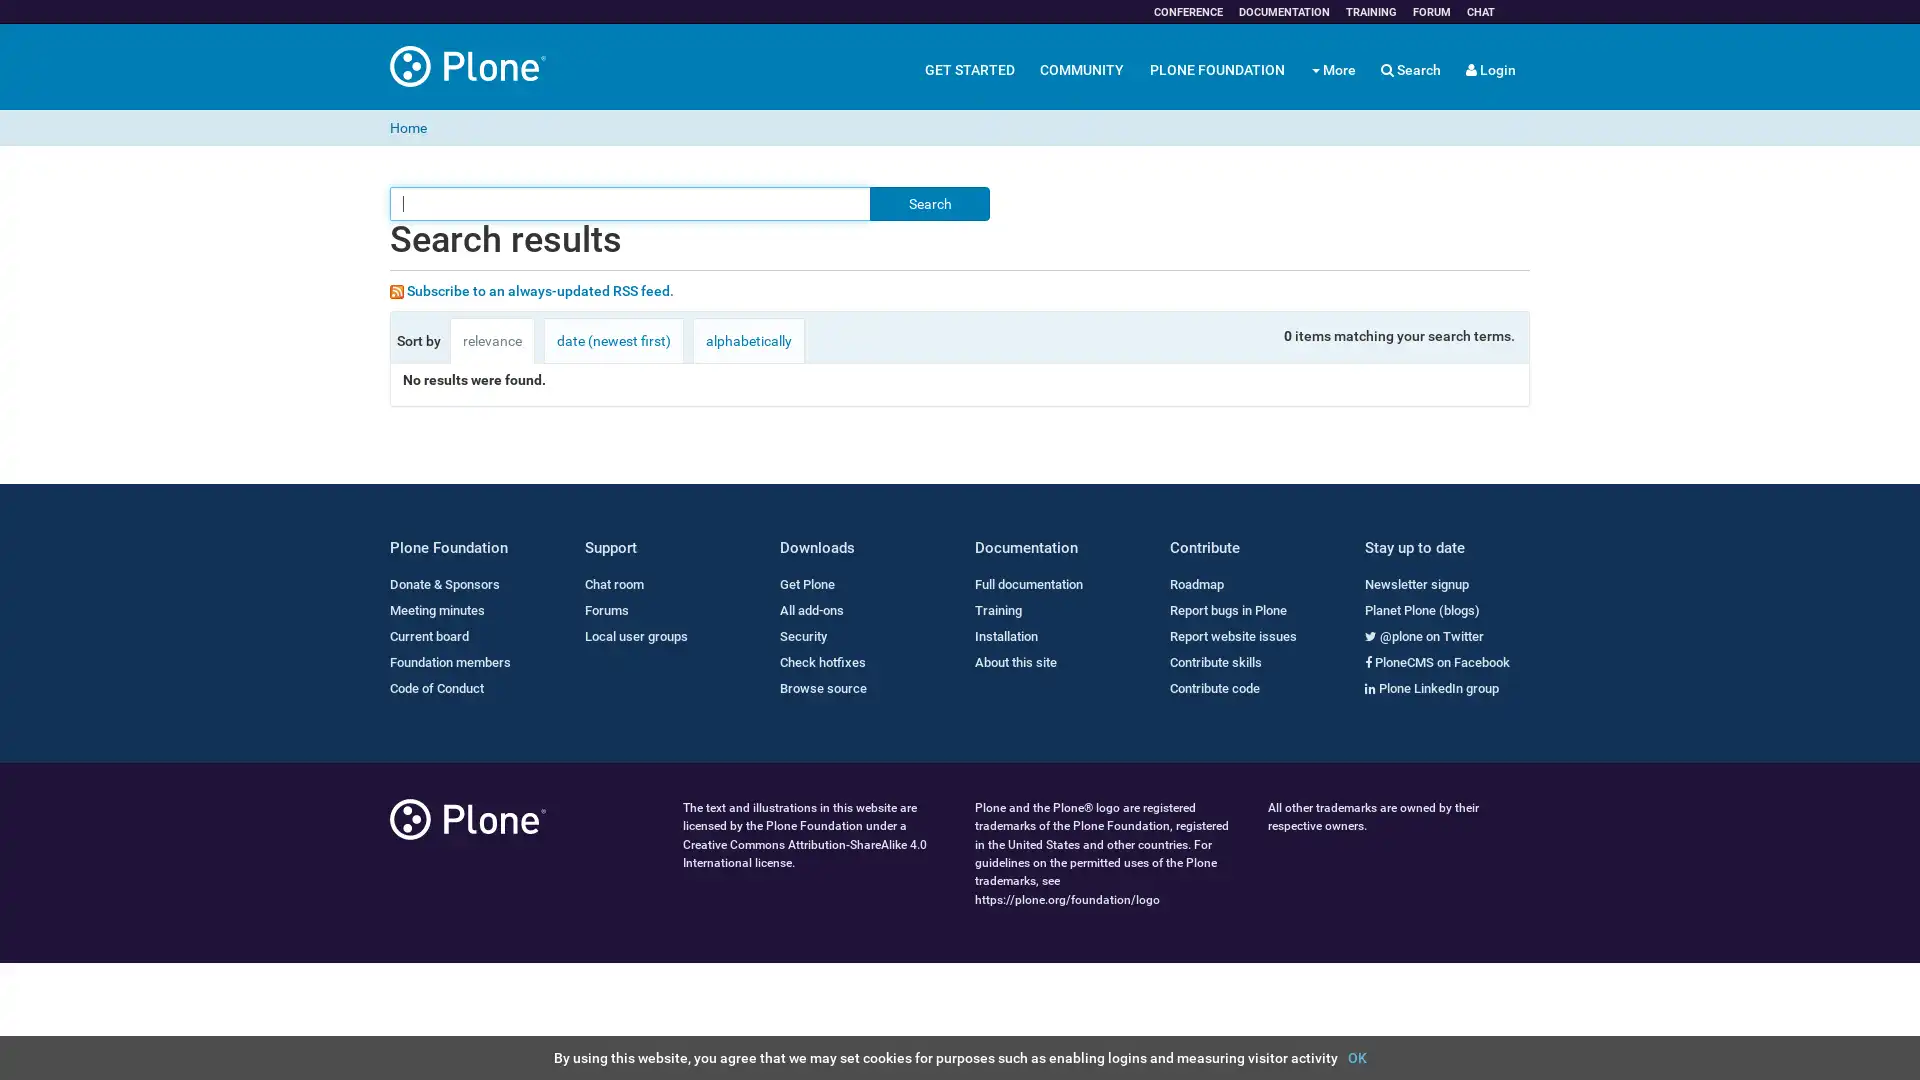  I want to click on Search, so click(929, 204).